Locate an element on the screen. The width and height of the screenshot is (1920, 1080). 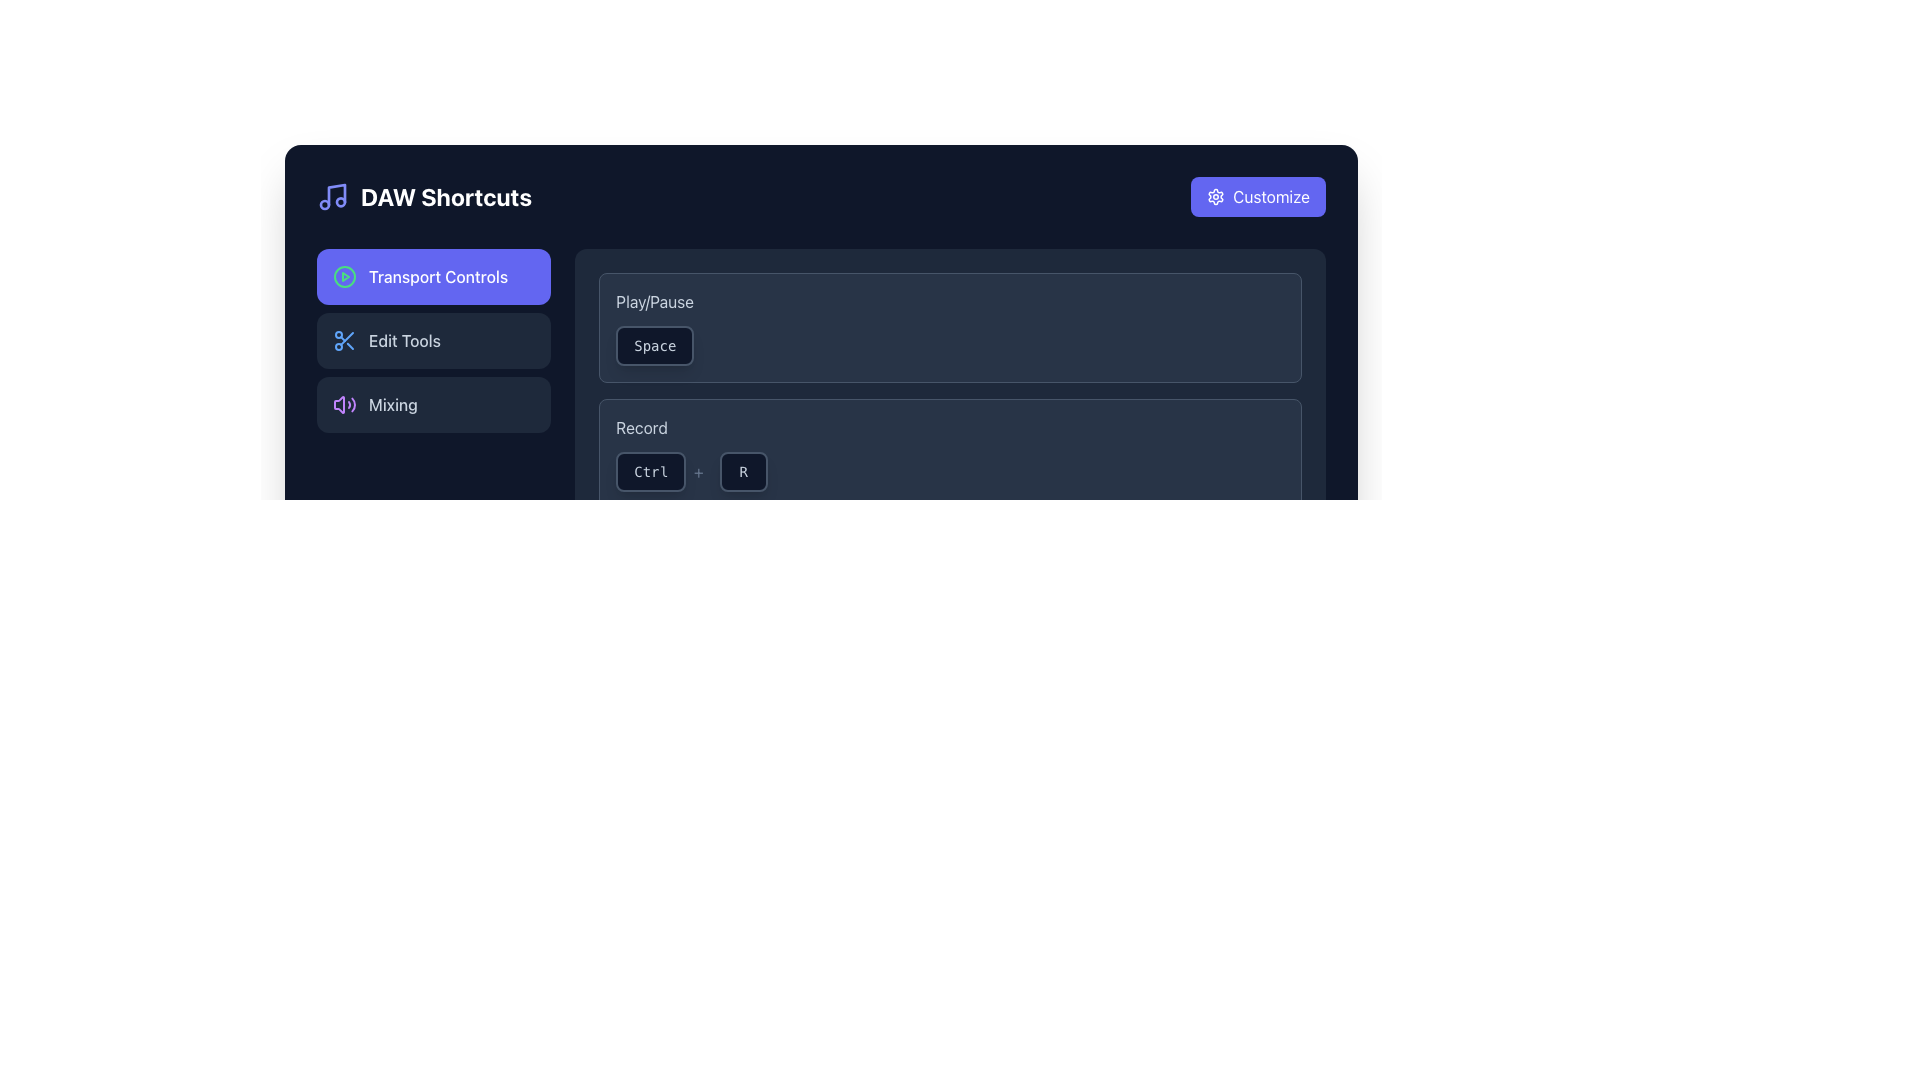
static text label displaying 'Transport Controls', which is styled with white text on an indigo background and positioned in the top-left region of the interface is located at coordinates (437, 277).